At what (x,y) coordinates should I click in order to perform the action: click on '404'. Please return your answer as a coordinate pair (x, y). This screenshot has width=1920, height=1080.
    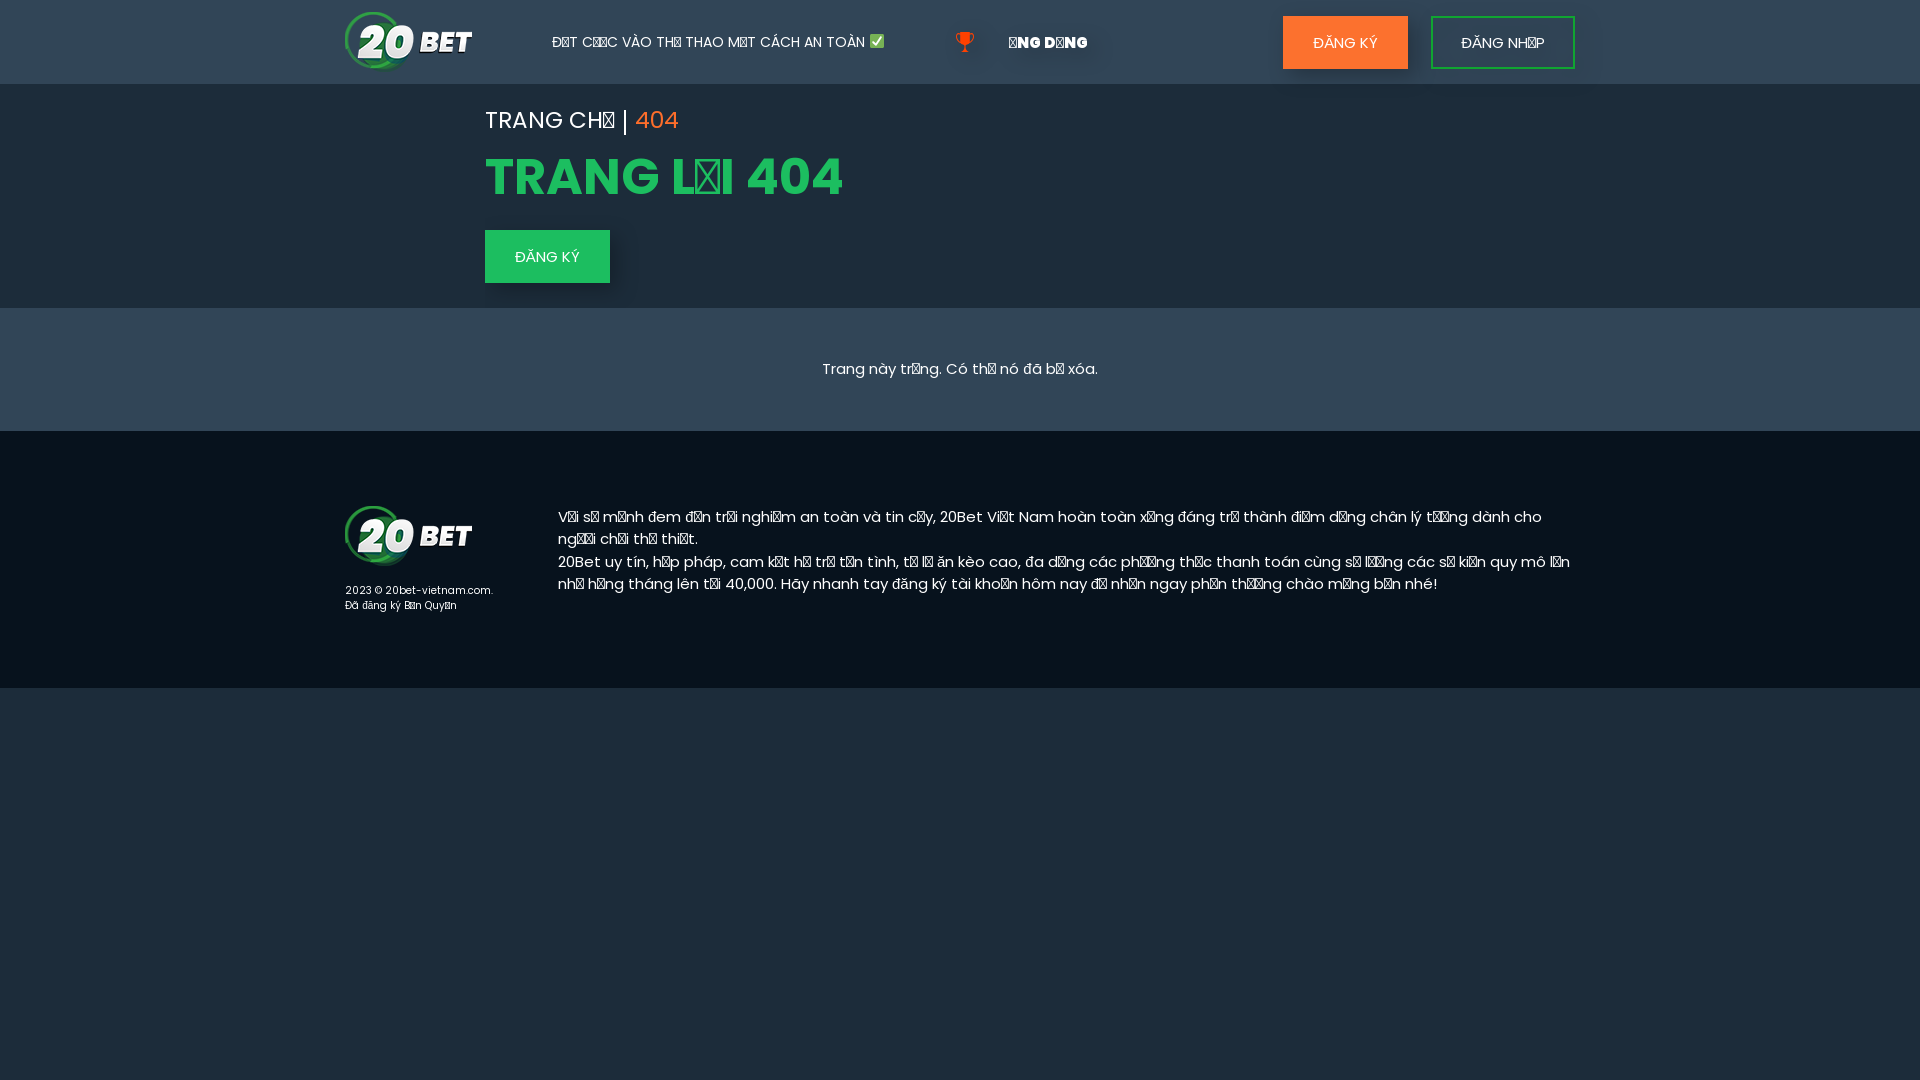
    Looking at the image, I should click on (657, 122).